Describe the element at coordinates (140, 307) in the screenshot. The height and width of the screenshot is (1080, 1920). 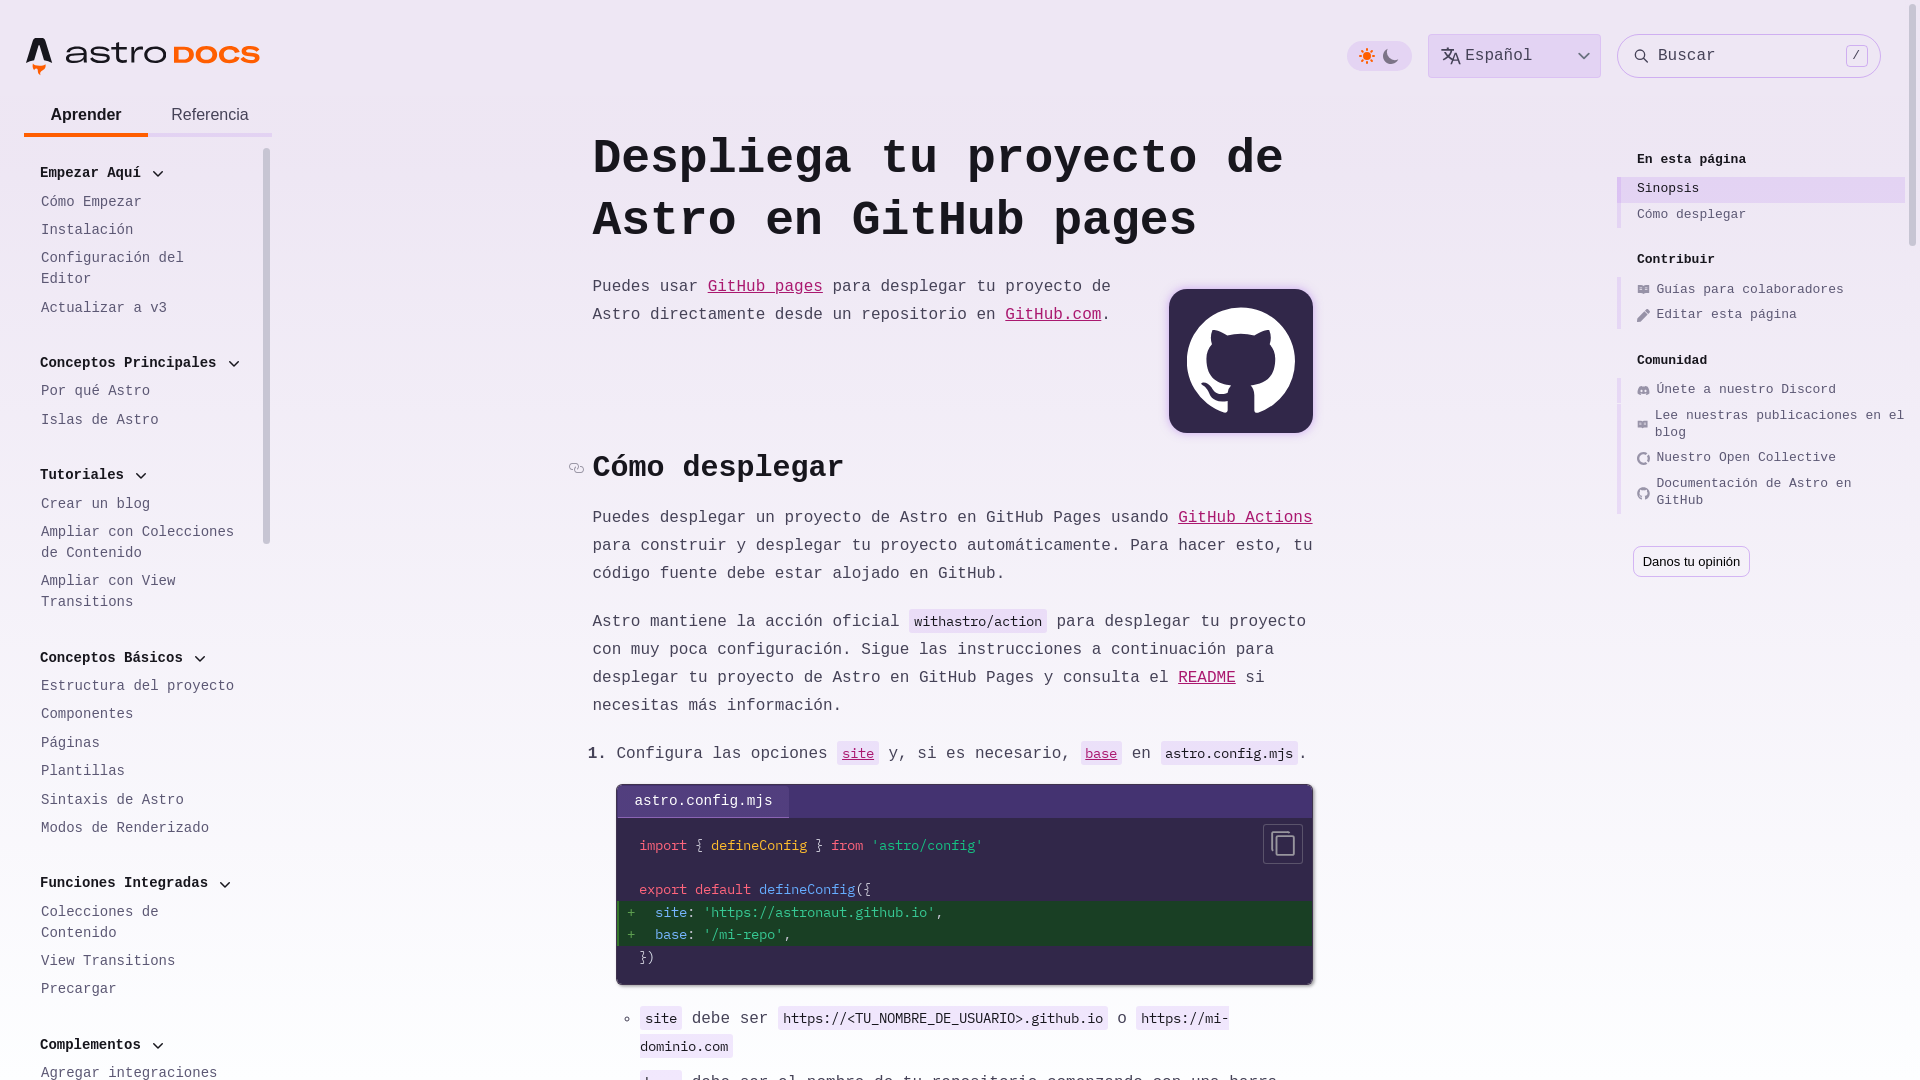
I see `'Actualizar a v3'` at that location.